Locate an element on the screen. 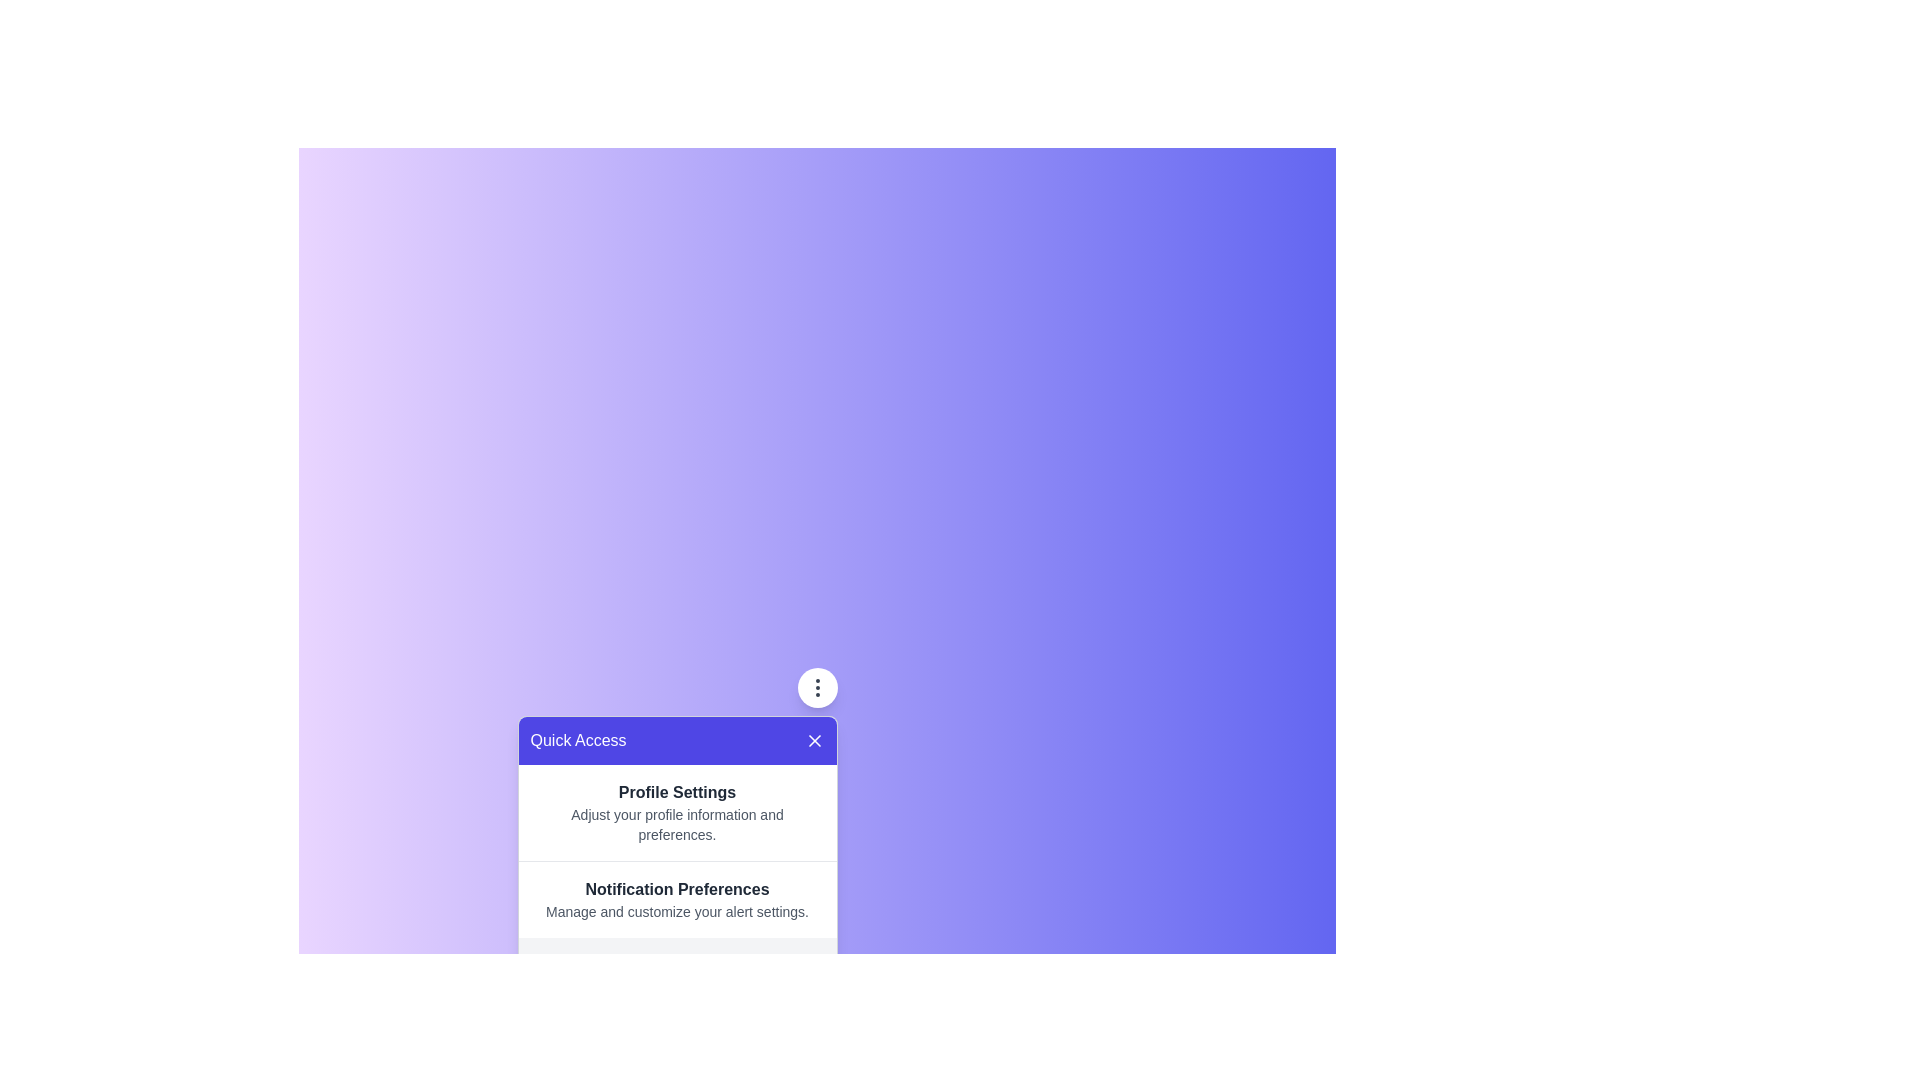  the bold, dark-colored text label displaying 'Profile Settings' located inside the 'Quick Access' panel is located at coordinates (677, 792).